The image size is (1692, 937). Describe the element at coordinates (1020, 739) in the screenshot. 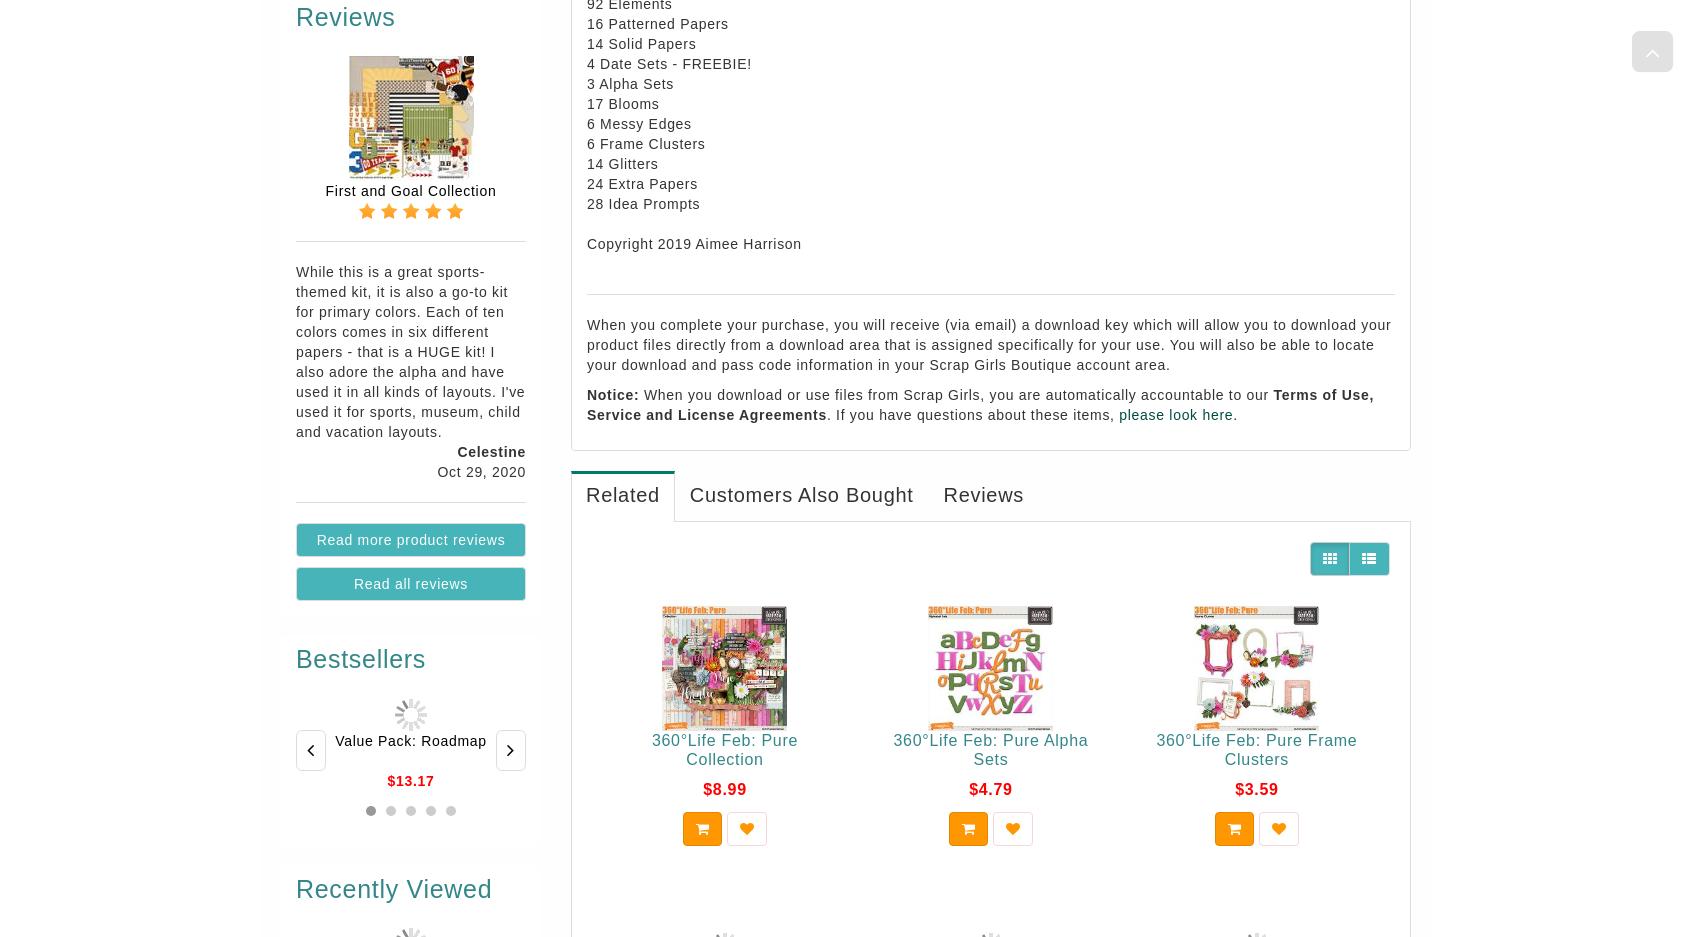

I see `'Value Pack: Light it Up'` at that location.